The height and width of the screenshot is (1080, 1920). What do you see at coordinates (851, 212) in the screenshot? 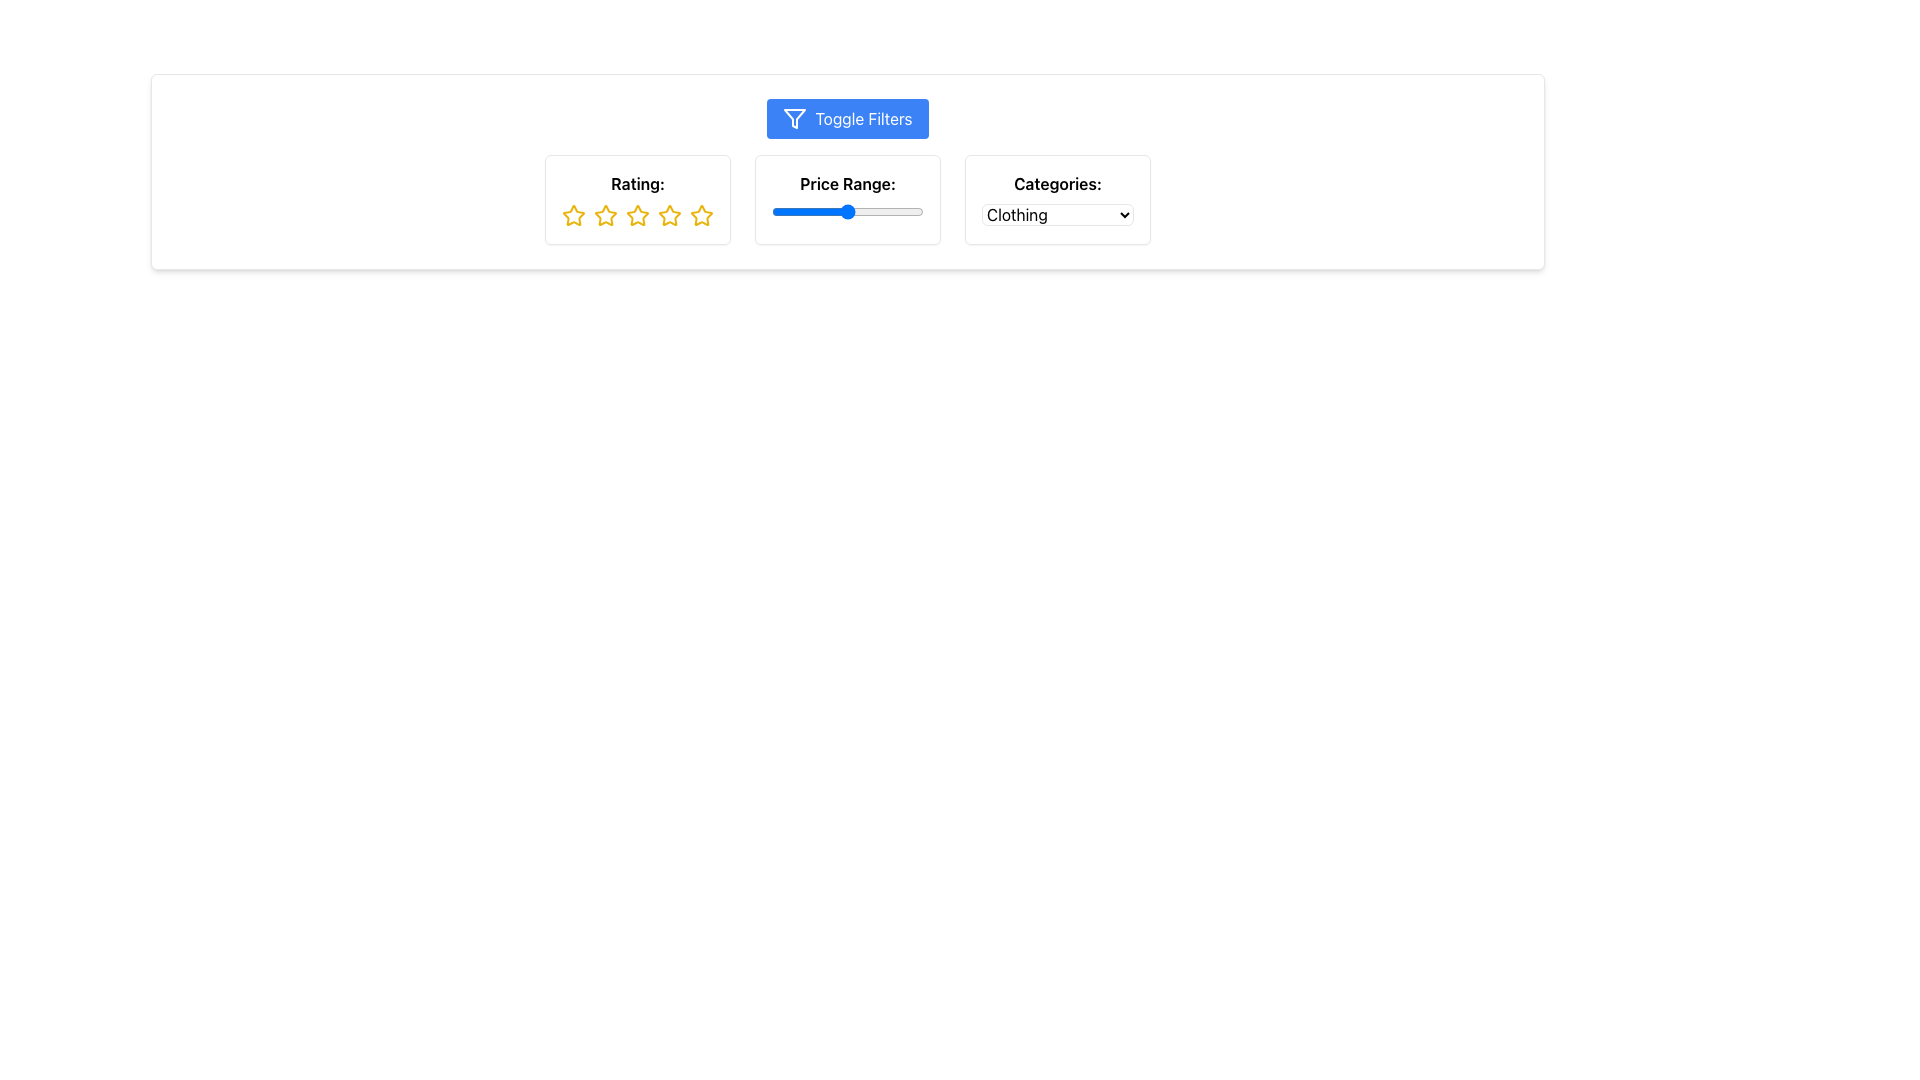
I see `the price range slider` at bounding box center [851, 212].